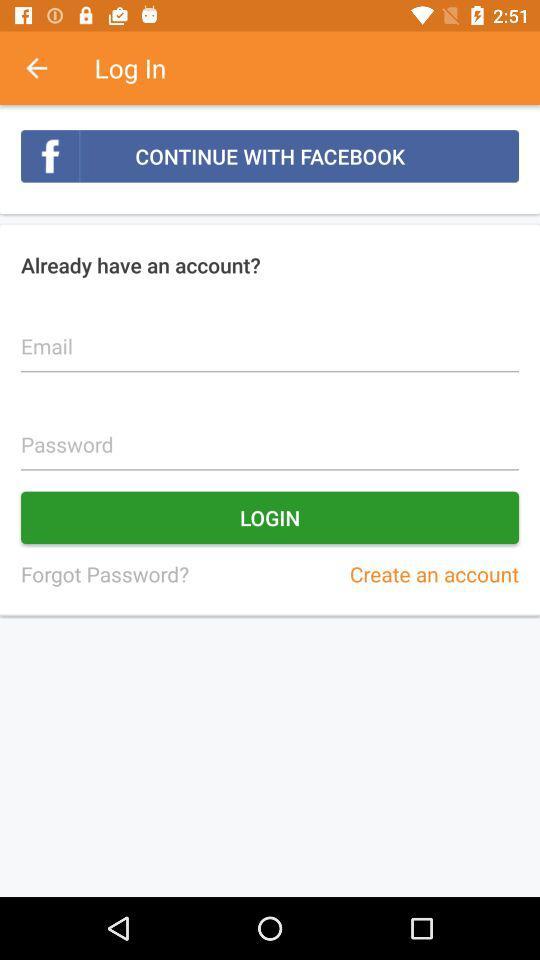 This screenshot has width=540, height=960. Describe the element at coordinates (270, 335) in the screenshot. I see `icon below already have an` at that location.